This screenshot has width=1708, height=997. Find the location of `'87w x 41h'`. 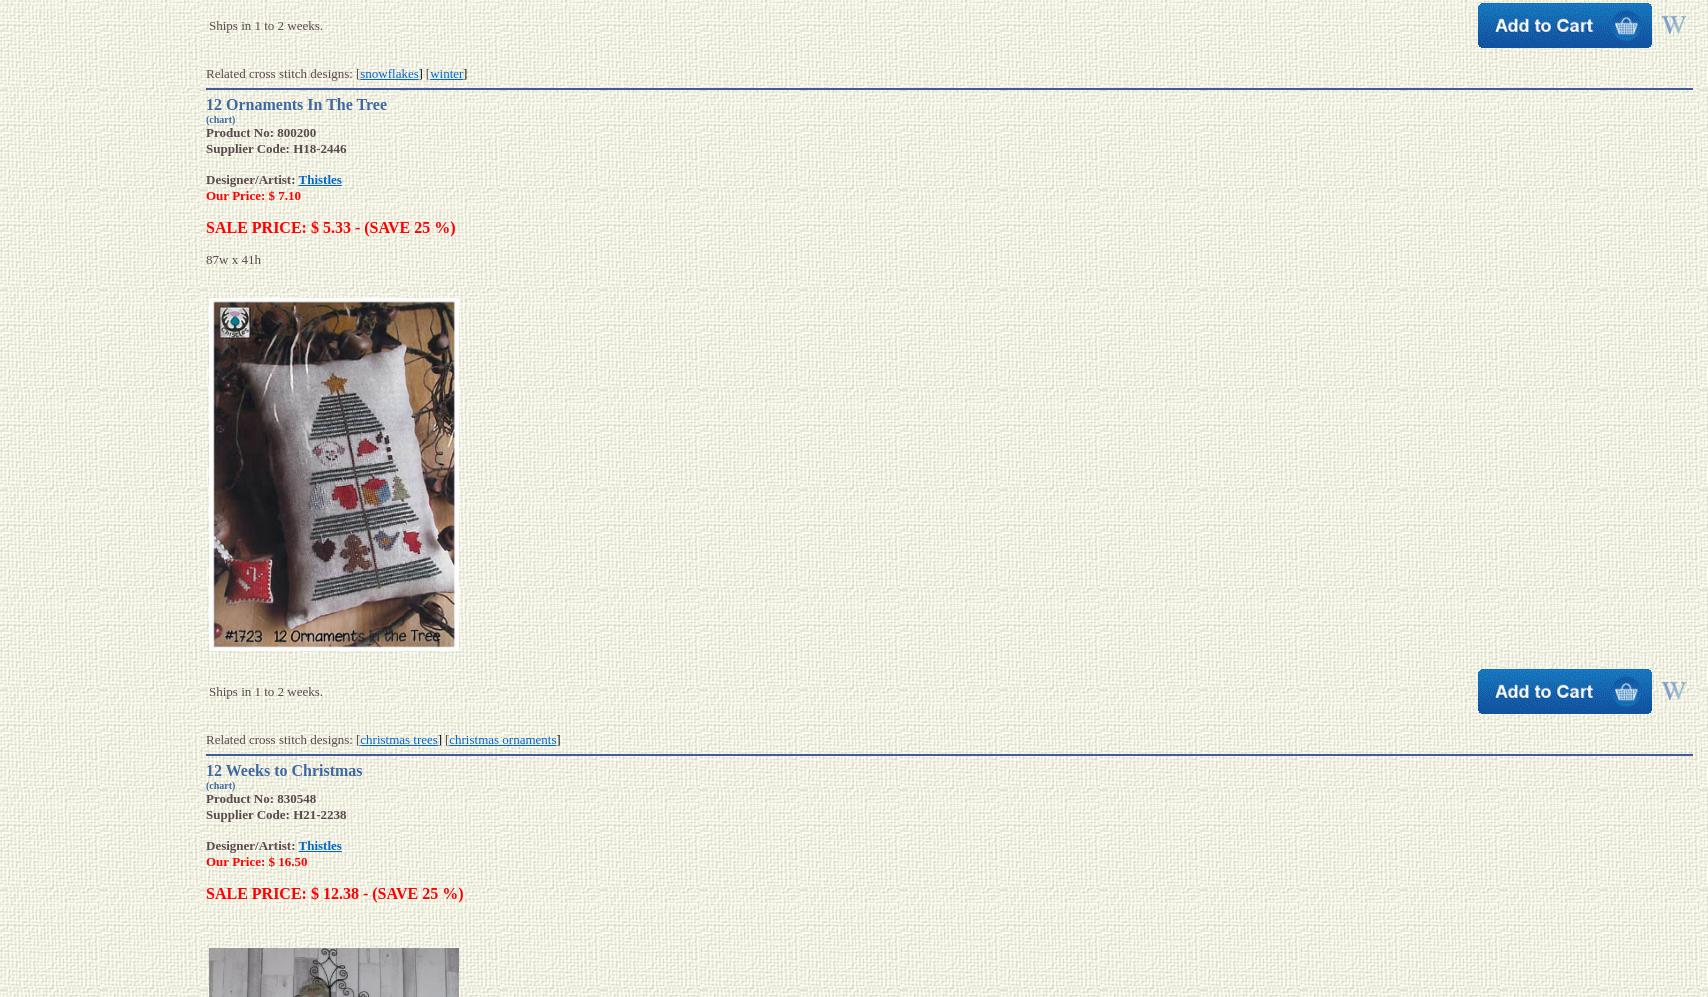

'87w x 41h' is located at coordinates (232, 257).